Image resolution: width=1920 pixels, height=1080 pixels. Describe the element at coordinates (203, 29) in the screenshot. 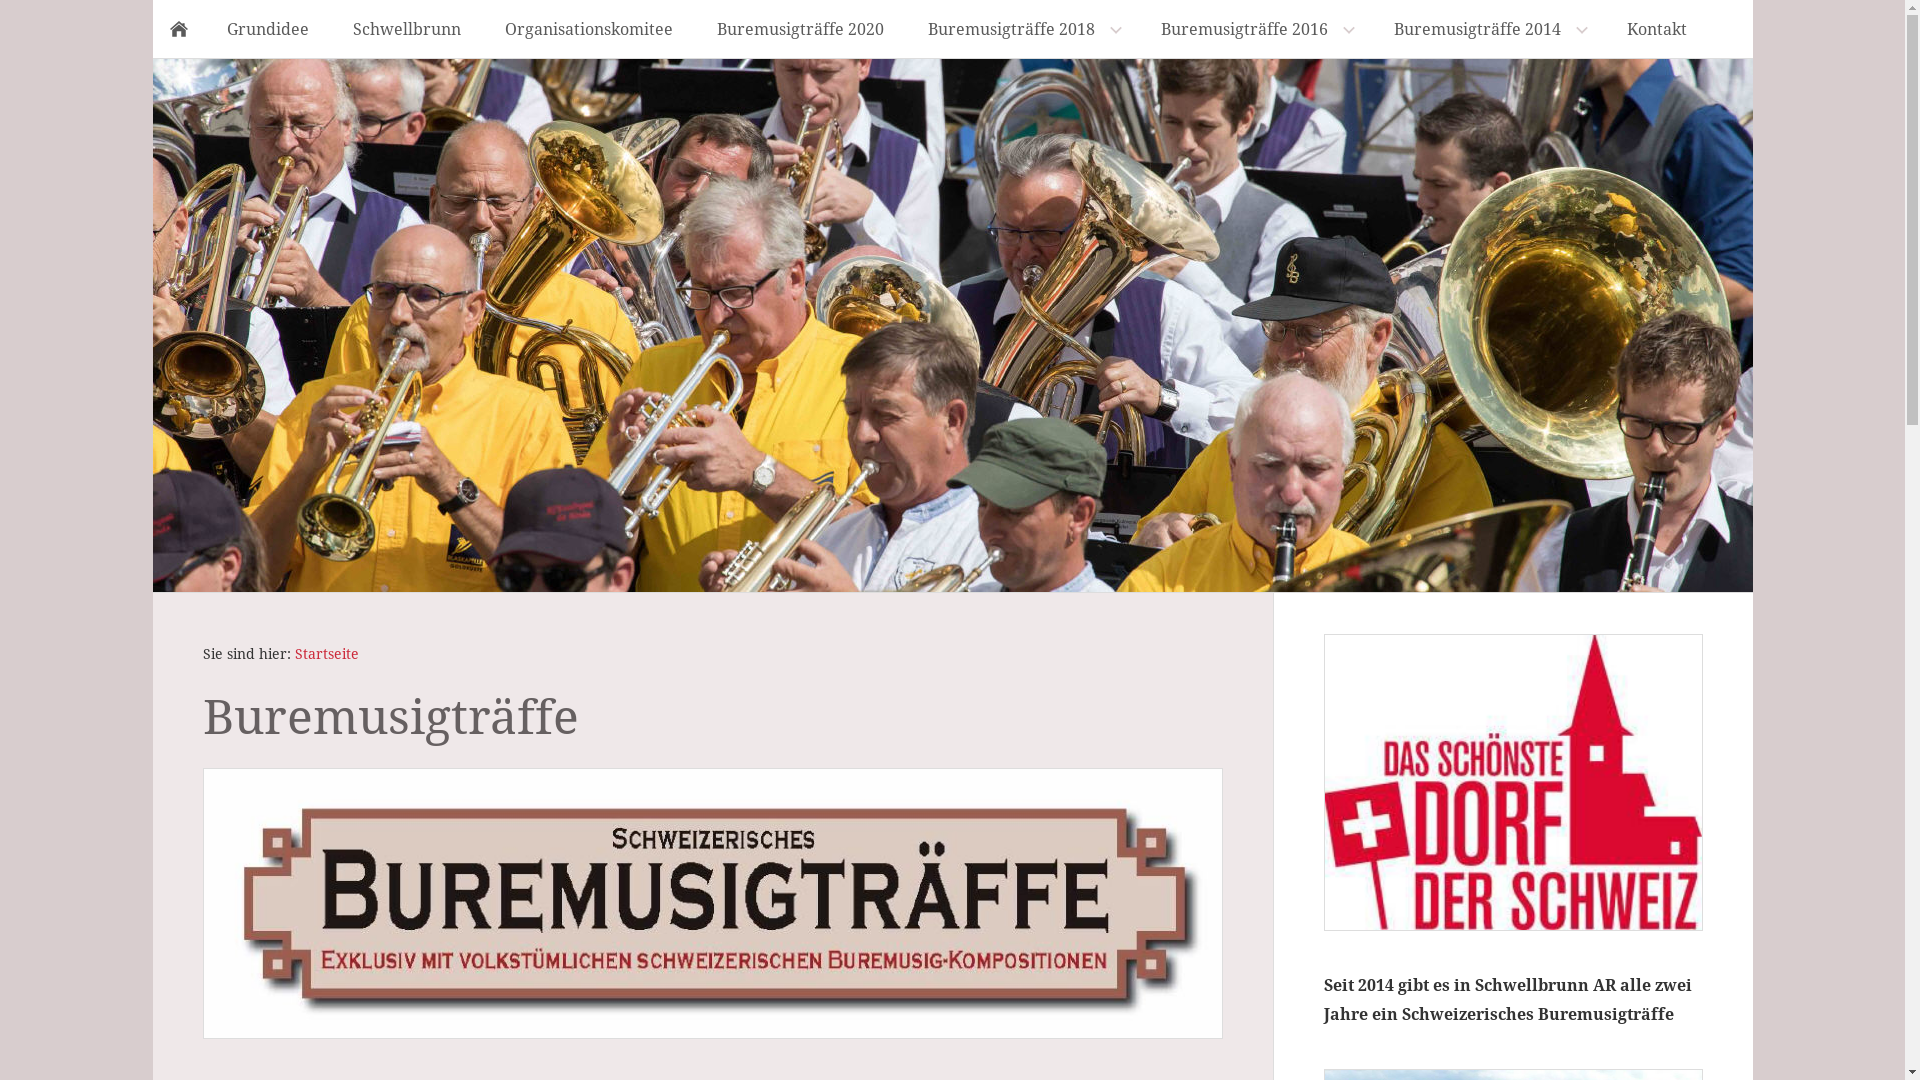

I see `'Grundidee'` at that location.